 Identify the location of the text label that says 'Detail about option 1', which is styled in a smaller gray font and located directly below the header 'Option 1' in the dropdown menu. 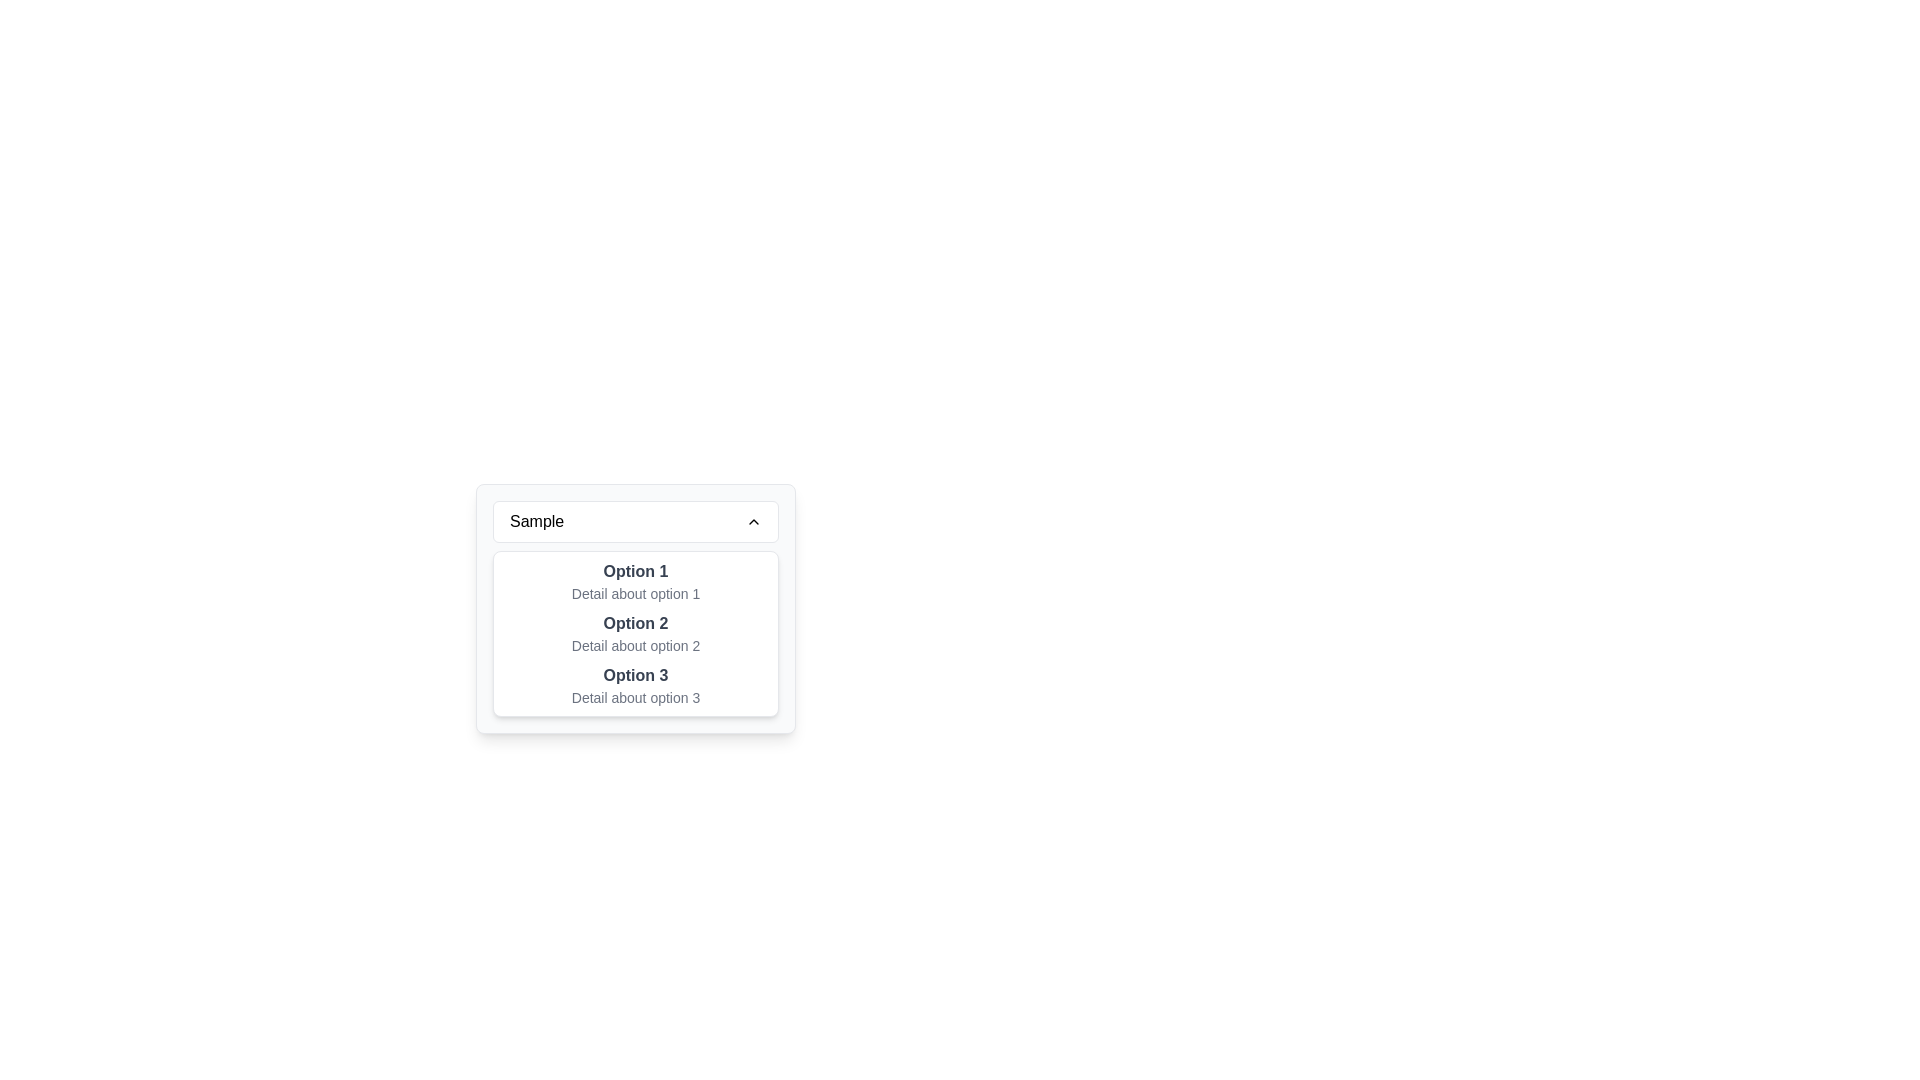
(634, 593).